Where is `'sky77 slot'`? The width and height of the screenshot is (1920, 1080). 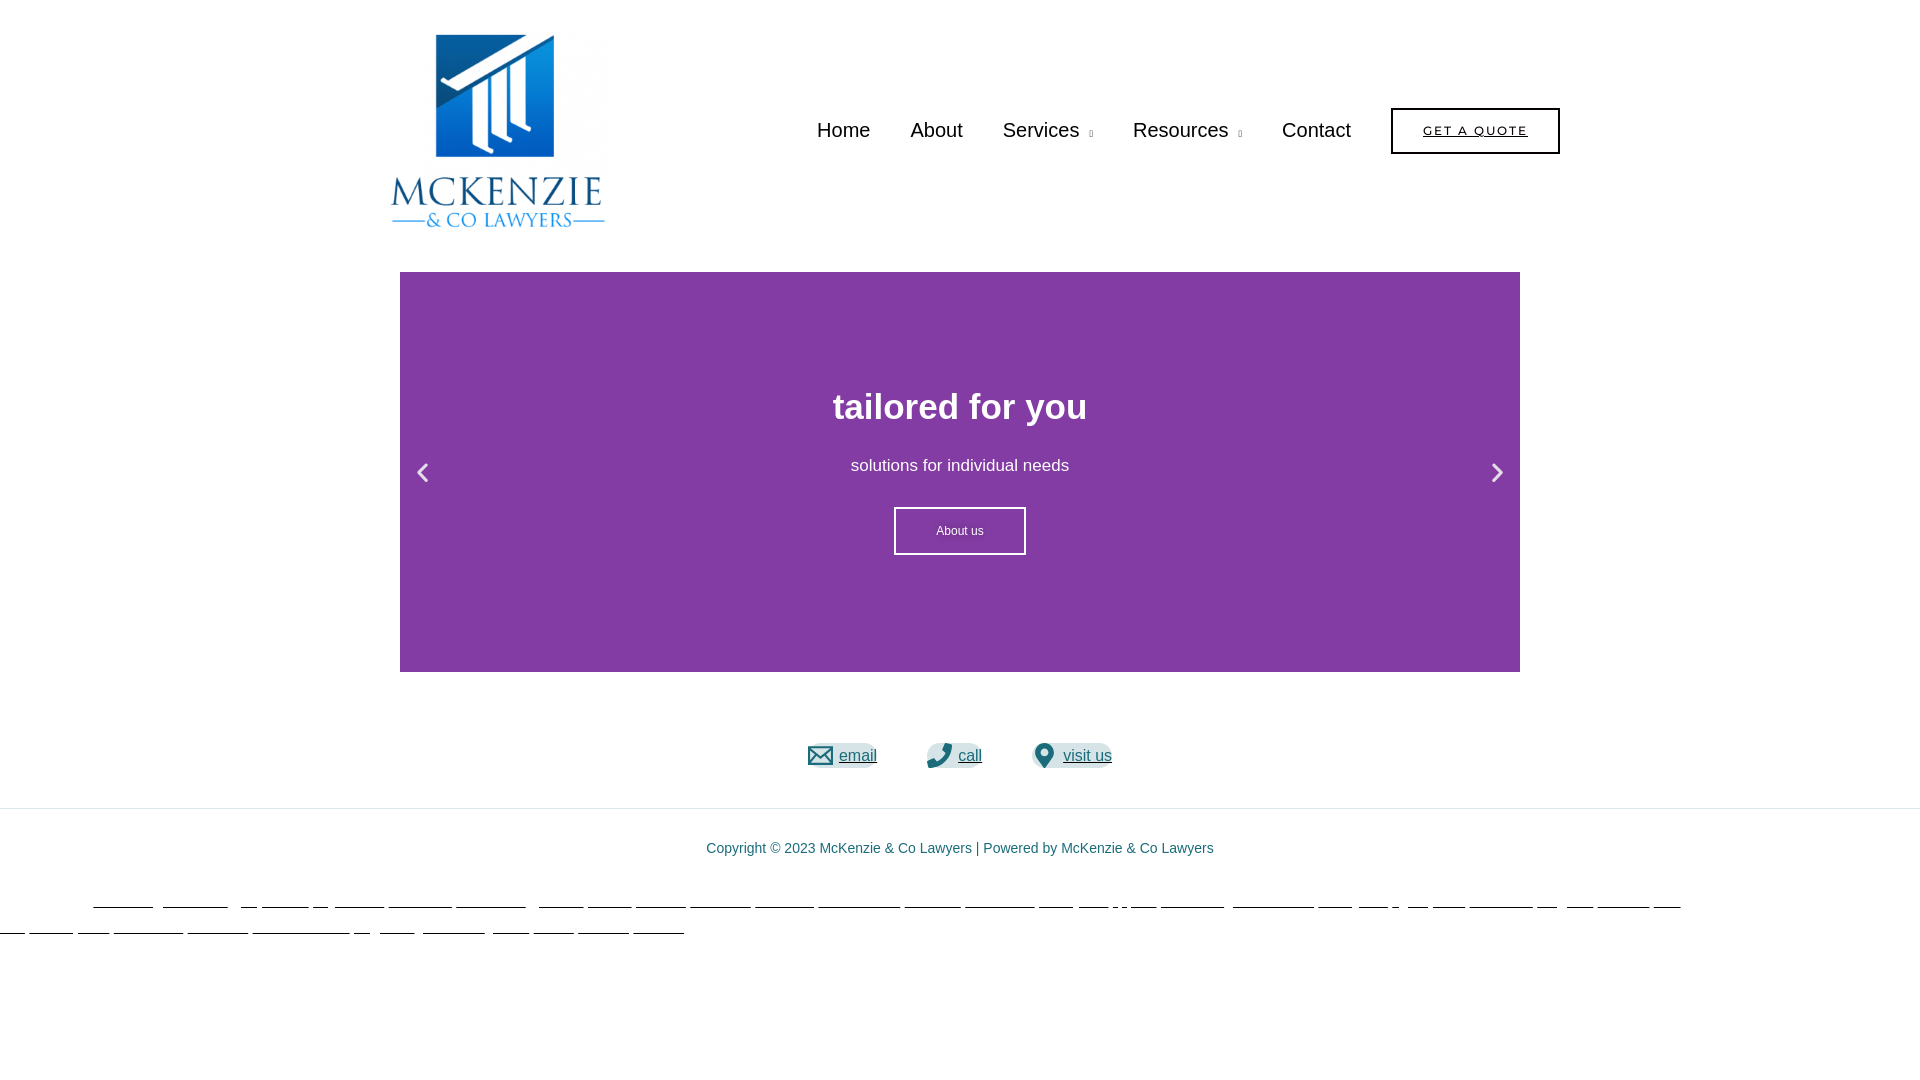
'sky77 slot' is located at coordinates (311, 900).